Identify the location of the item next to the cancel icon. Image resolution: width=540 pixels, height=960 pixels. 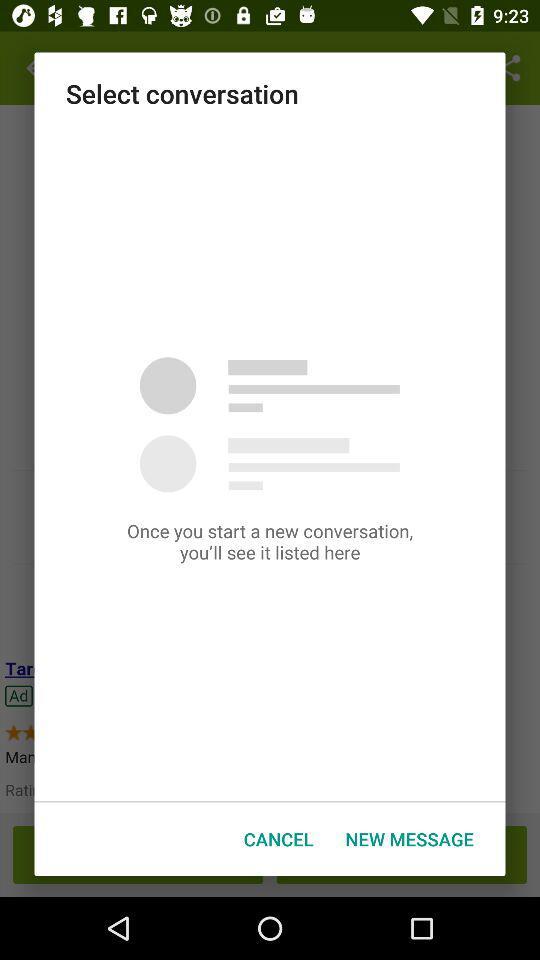
(408, 839).